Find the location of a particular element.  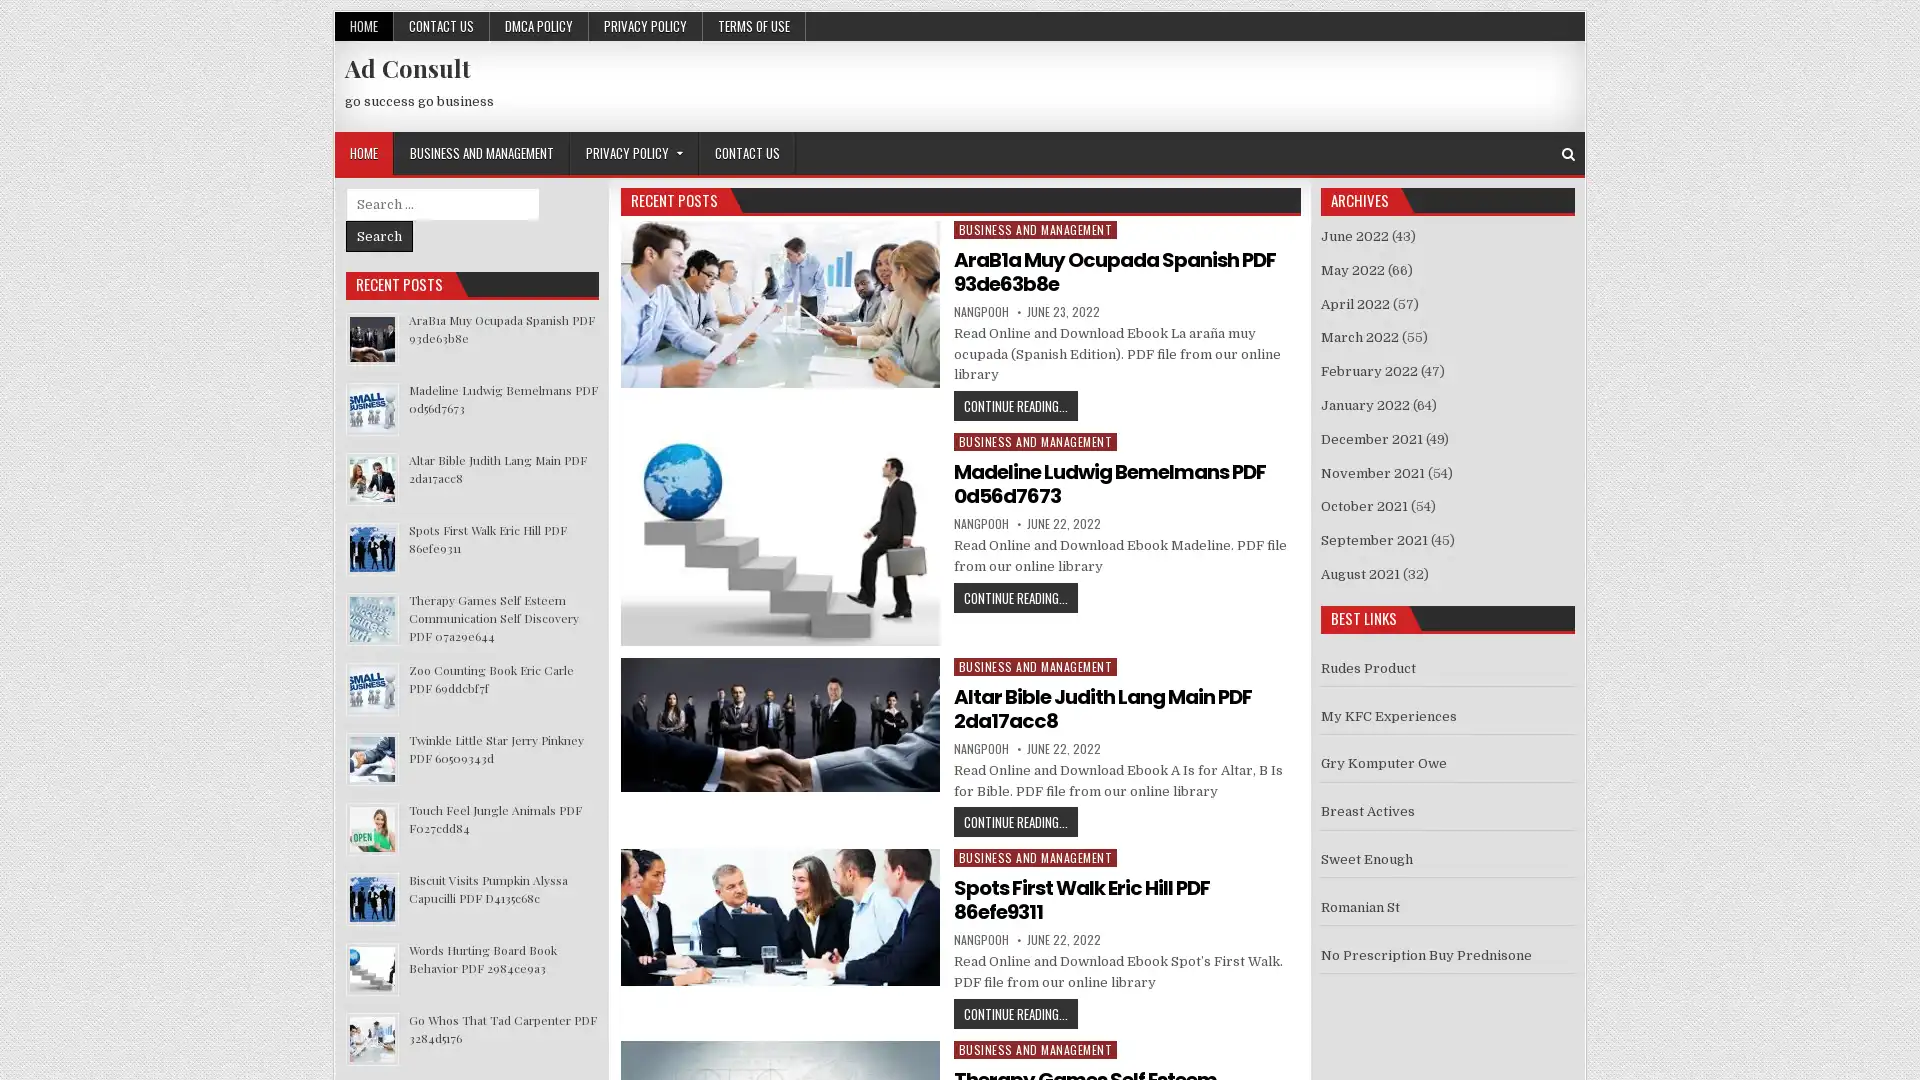

Search is located at coordinates (378, 235).